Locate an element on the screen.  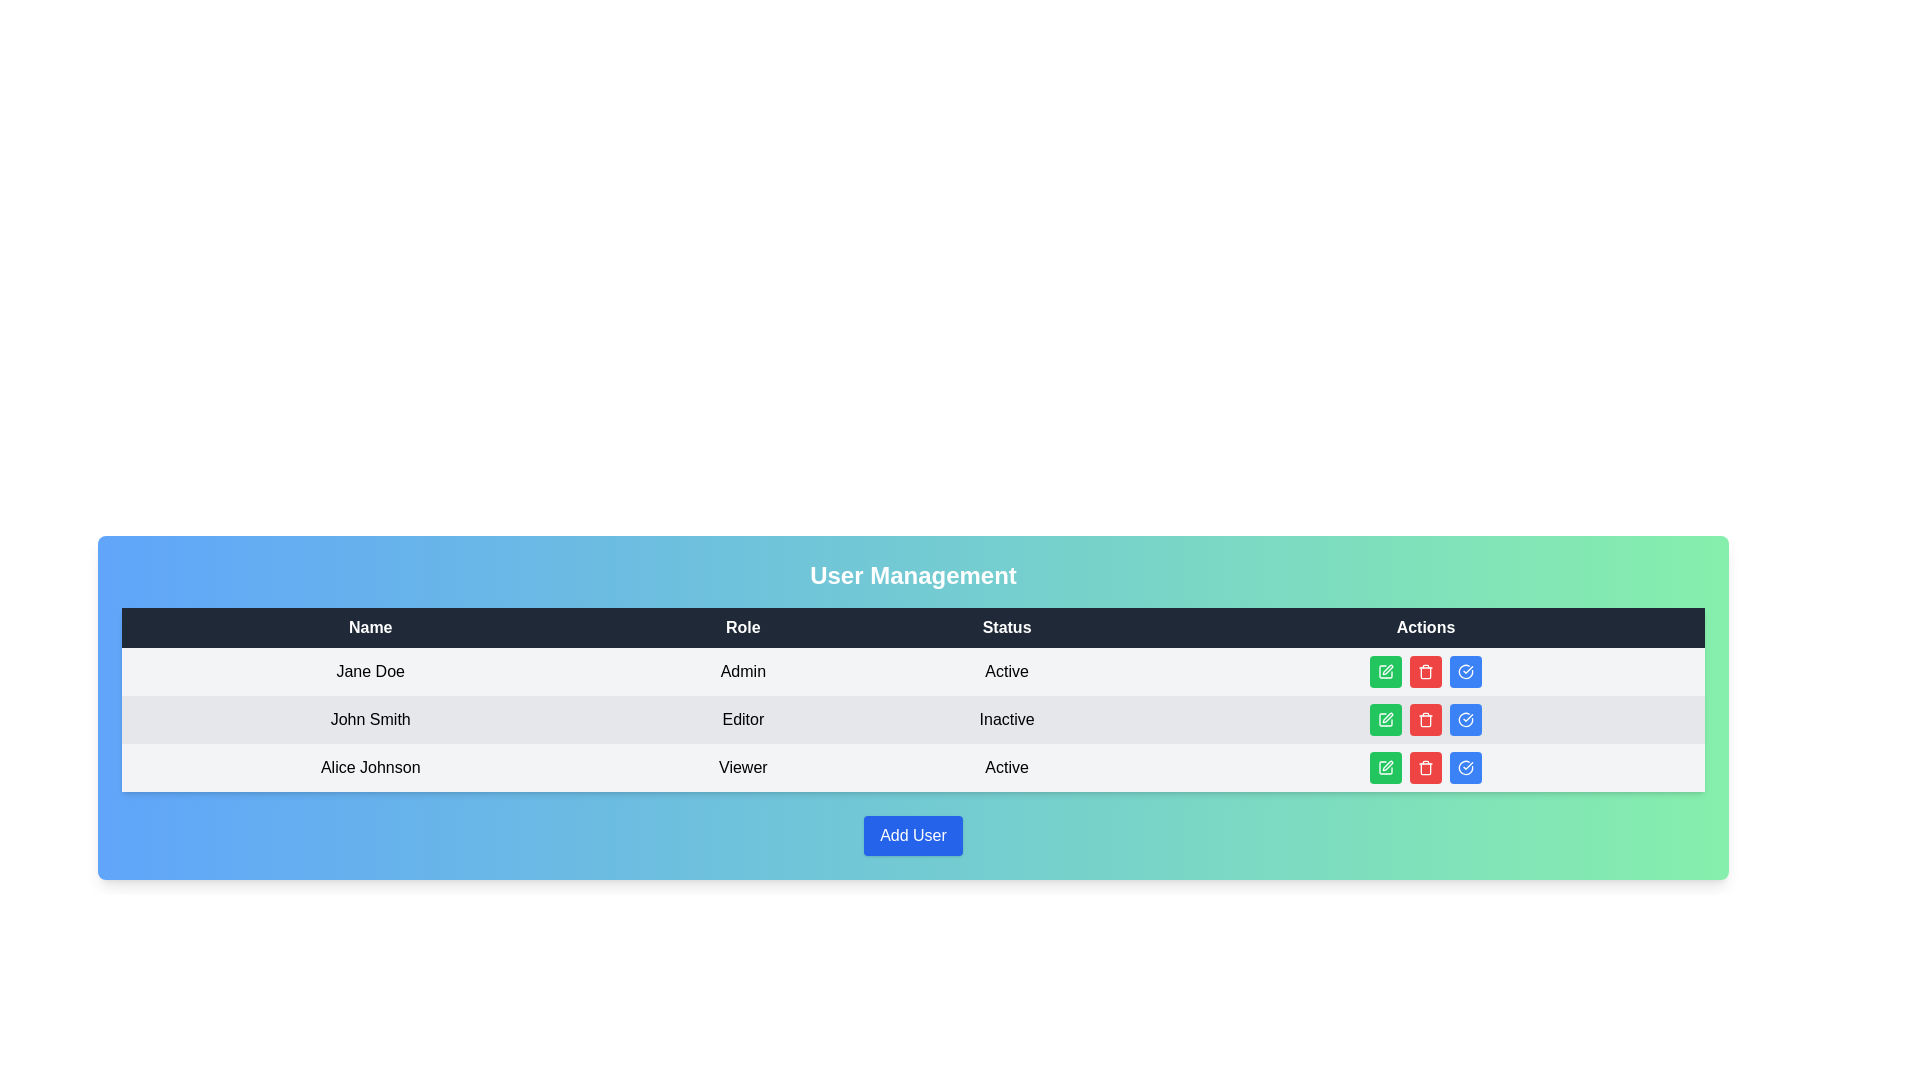
the graphical icon in the 'Actions' column of the last row is located at coordinates (1385, 766).